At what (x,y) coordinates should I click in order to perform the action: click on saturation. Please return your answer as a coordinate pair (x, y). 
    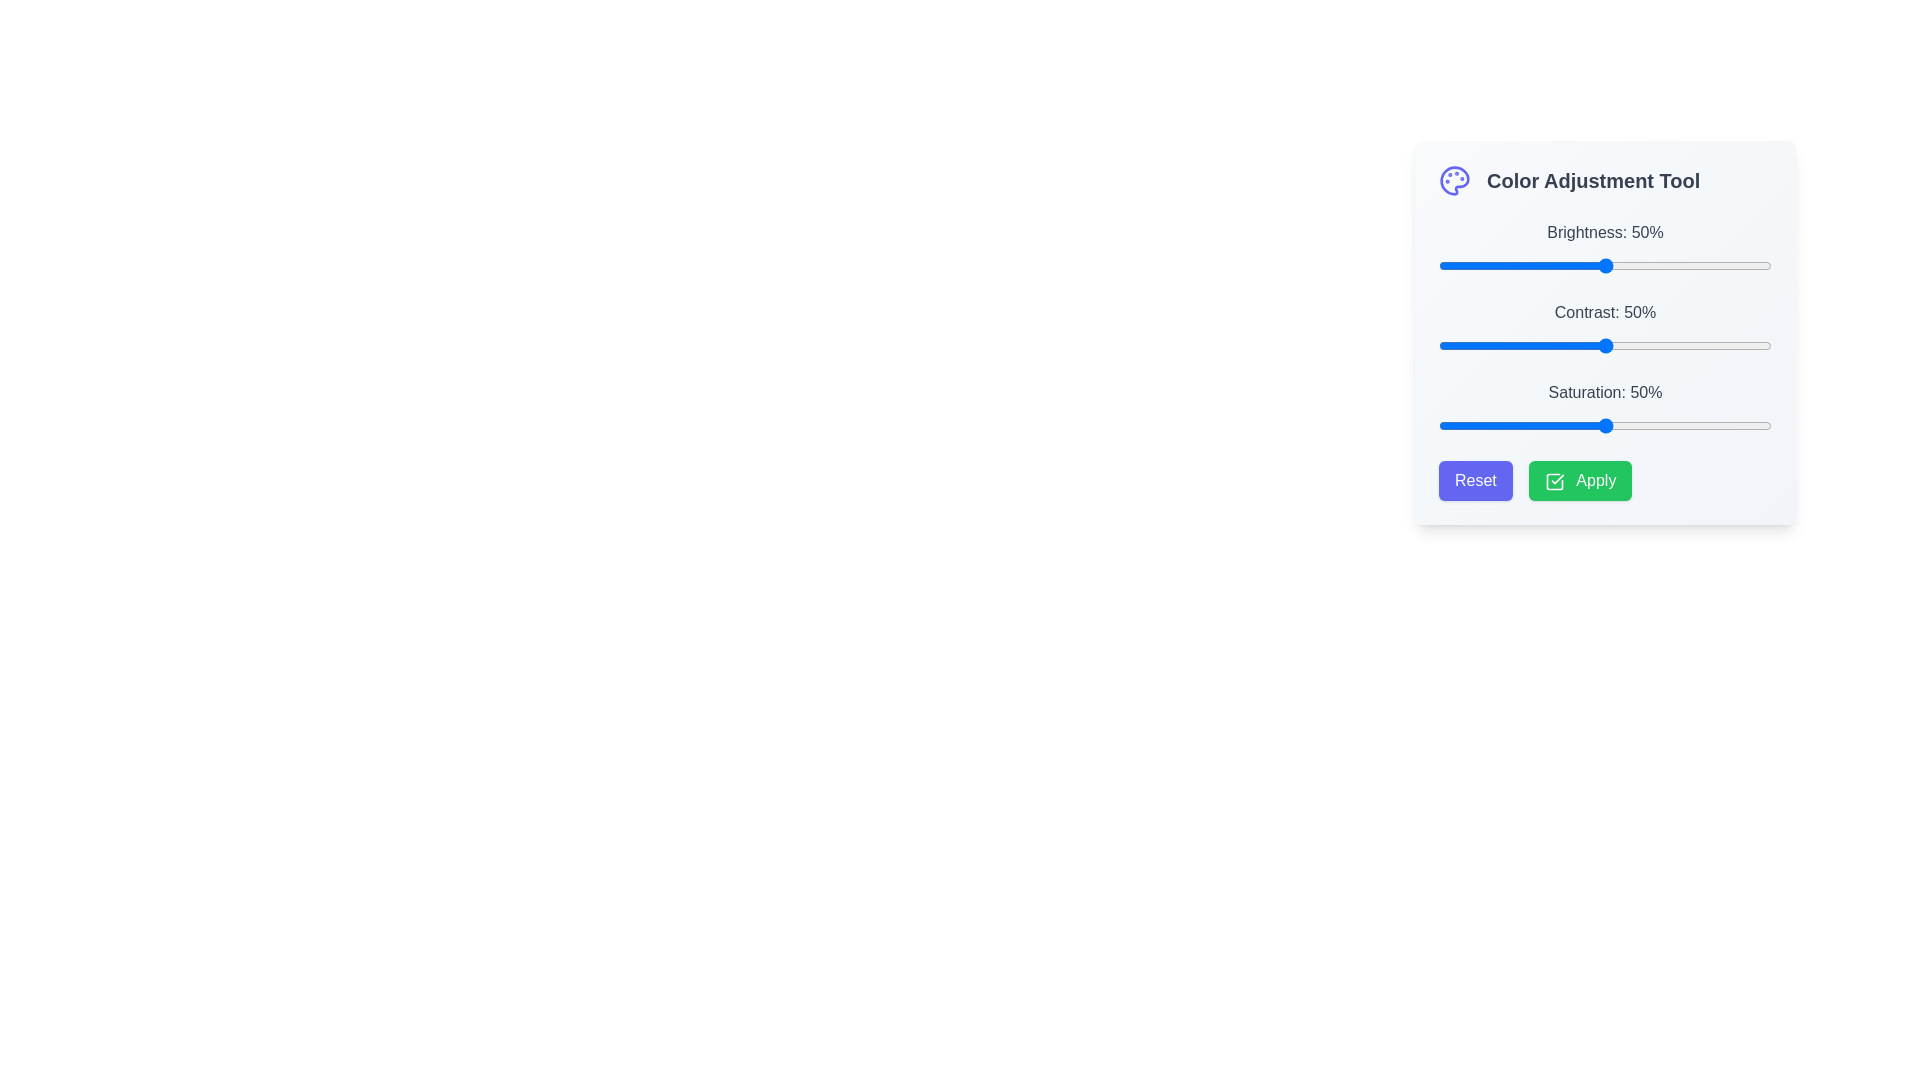
    Looking at the image, I should click on (1701, 424).